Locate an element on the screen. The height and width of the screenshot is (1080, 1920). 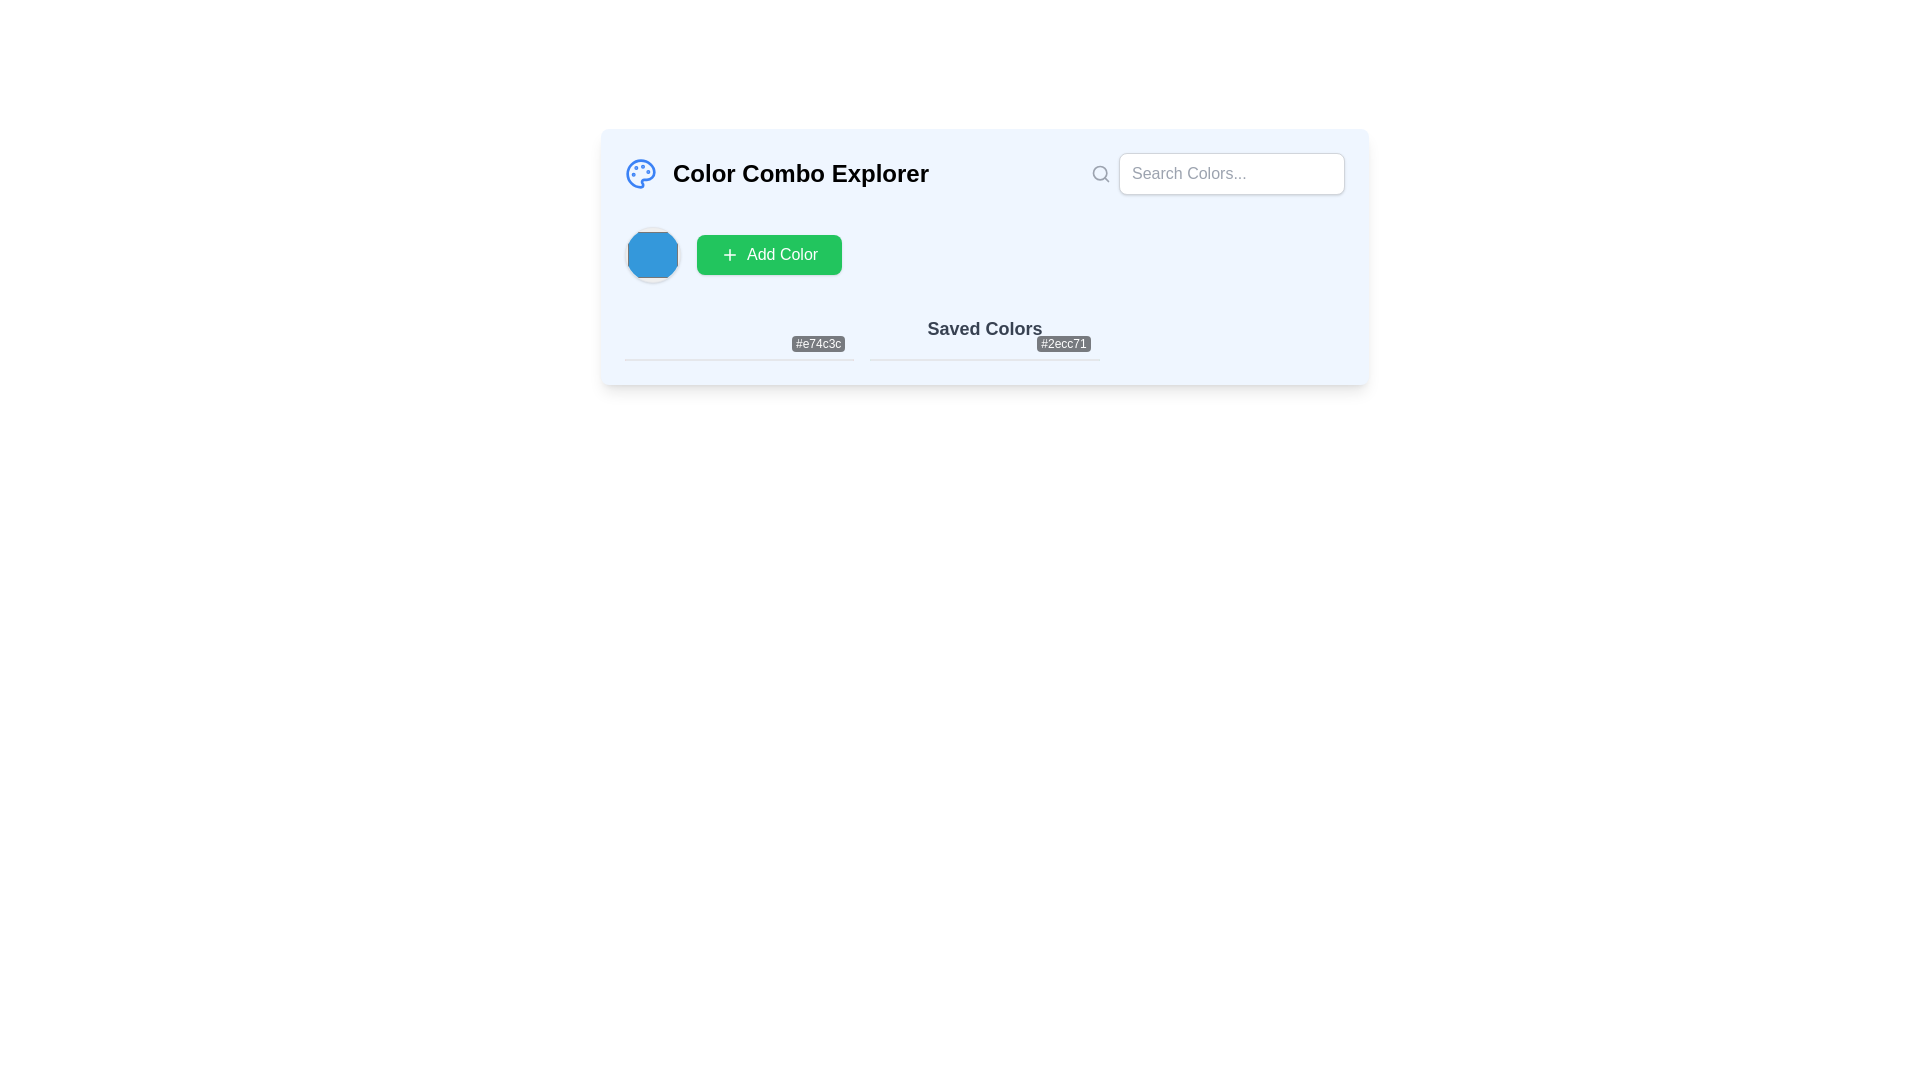
the 'Saved Colors' text label, which is a bold, medium-large gray header positioned above a grid of saved color items is located at coordinates (984, 327).